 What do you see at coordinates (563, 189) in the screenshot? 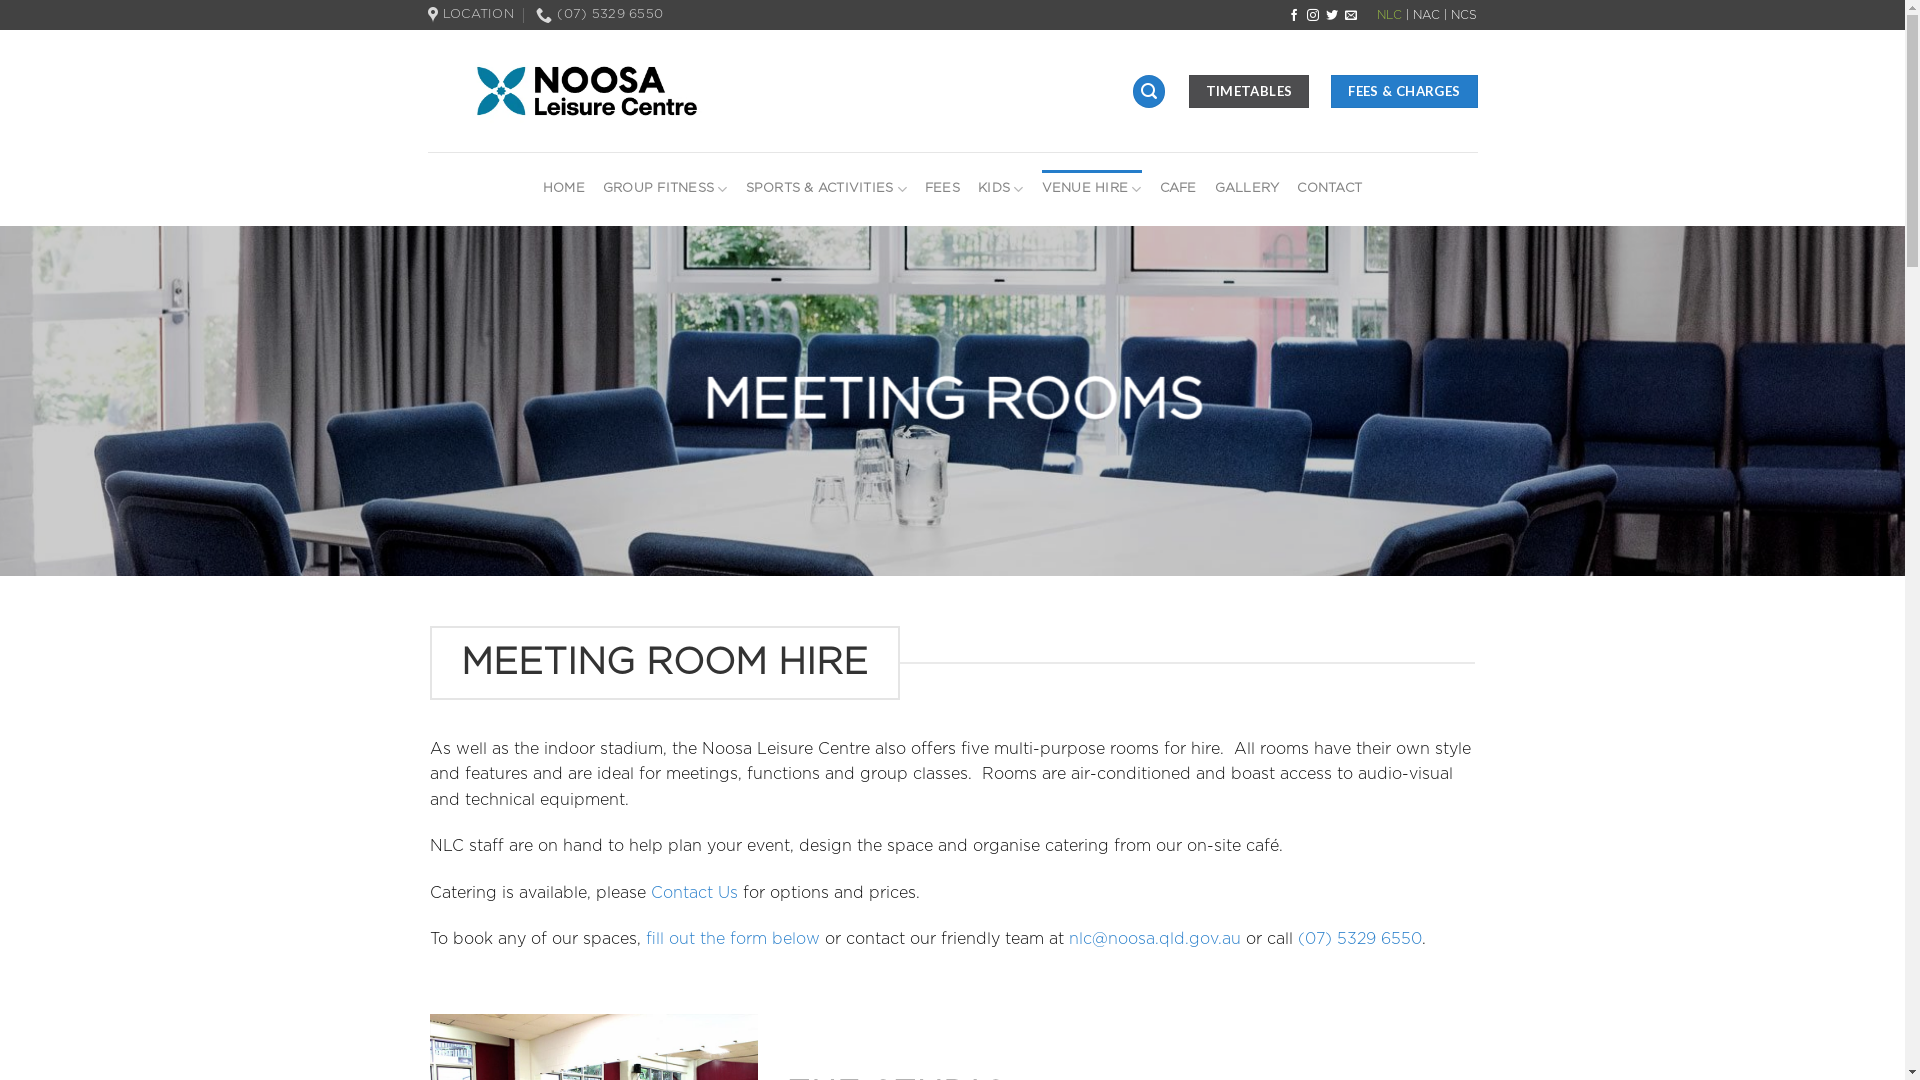
I see `'HOME'` at bounding box center [563, 189].